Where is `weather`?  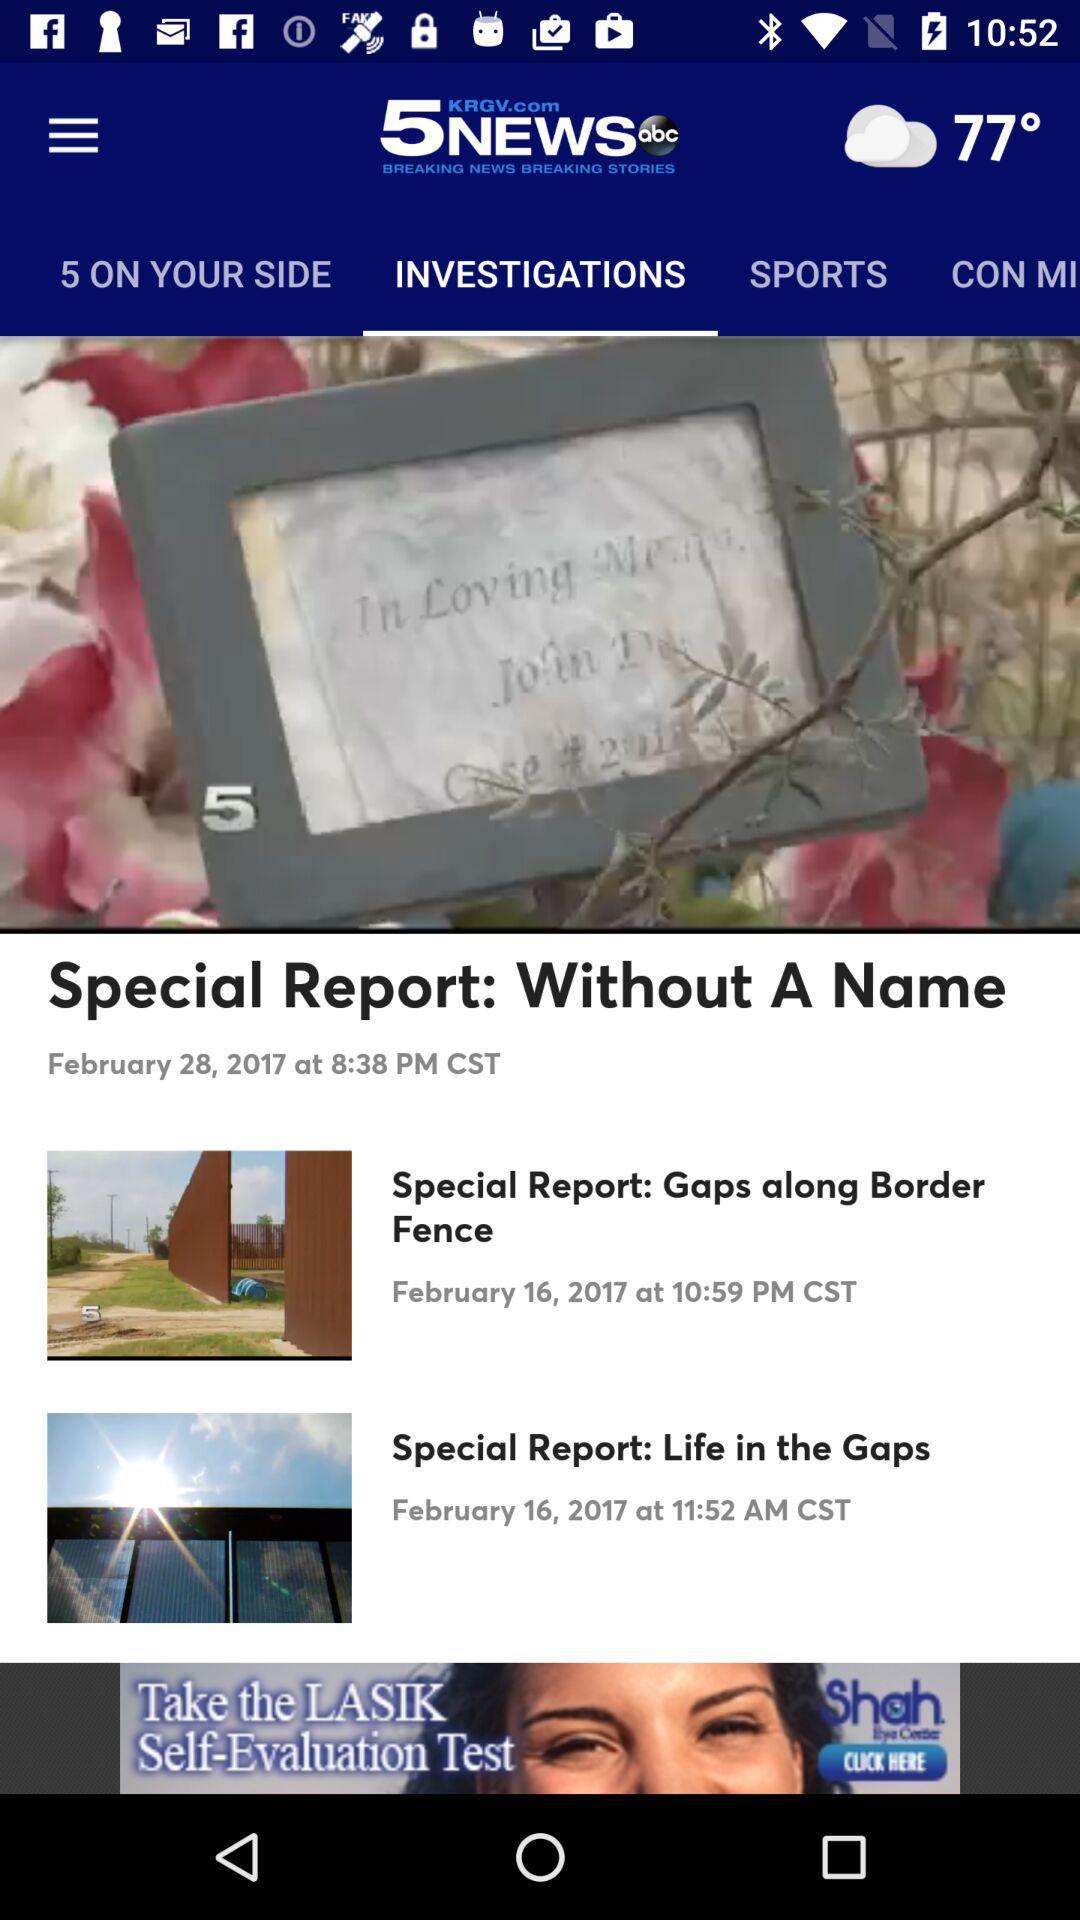
weather is located at coordinates (889, 135).